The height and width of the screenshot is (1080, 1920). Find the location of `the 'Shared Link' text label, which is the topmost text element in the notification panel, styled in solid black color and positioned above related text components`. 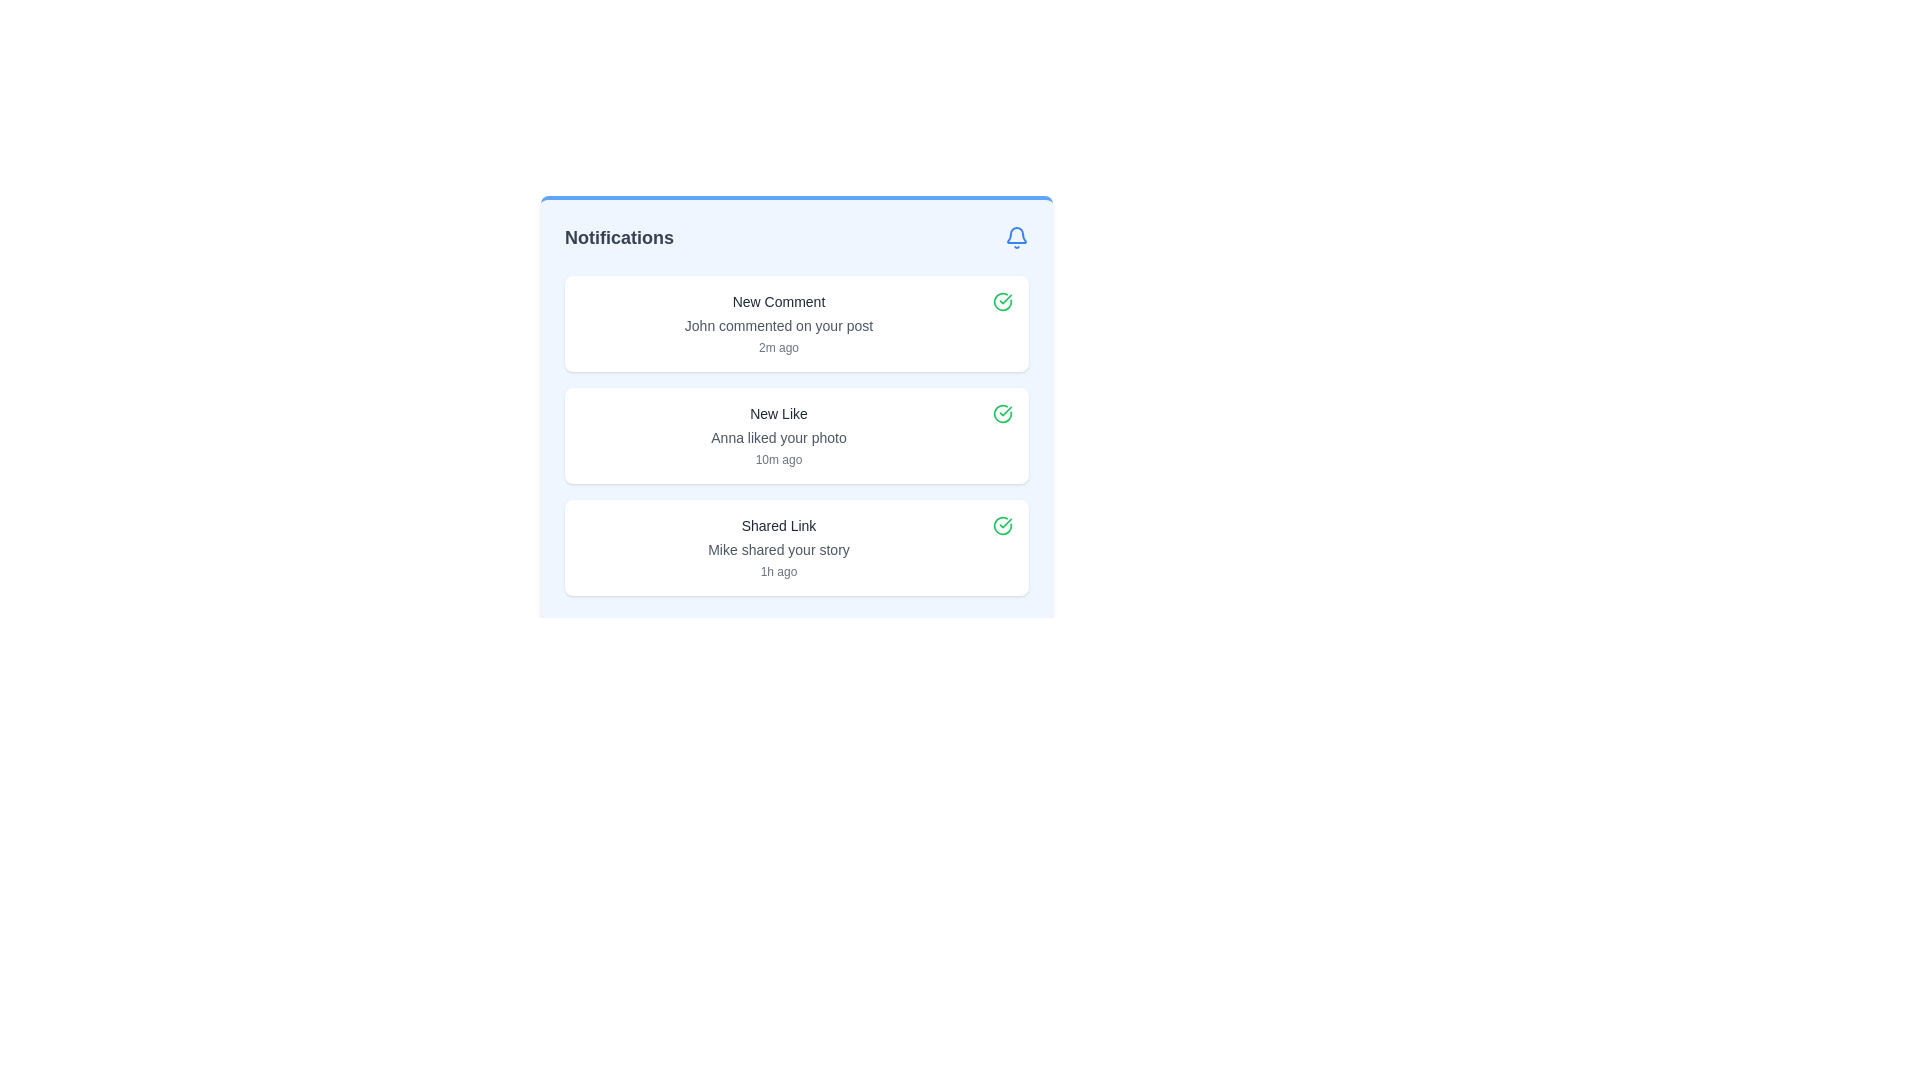

the 'Shared Link' text label, which is the topmost text element in the notification panel, styled in solid black color and positioned above related text components is located at coordinates (777, 524).